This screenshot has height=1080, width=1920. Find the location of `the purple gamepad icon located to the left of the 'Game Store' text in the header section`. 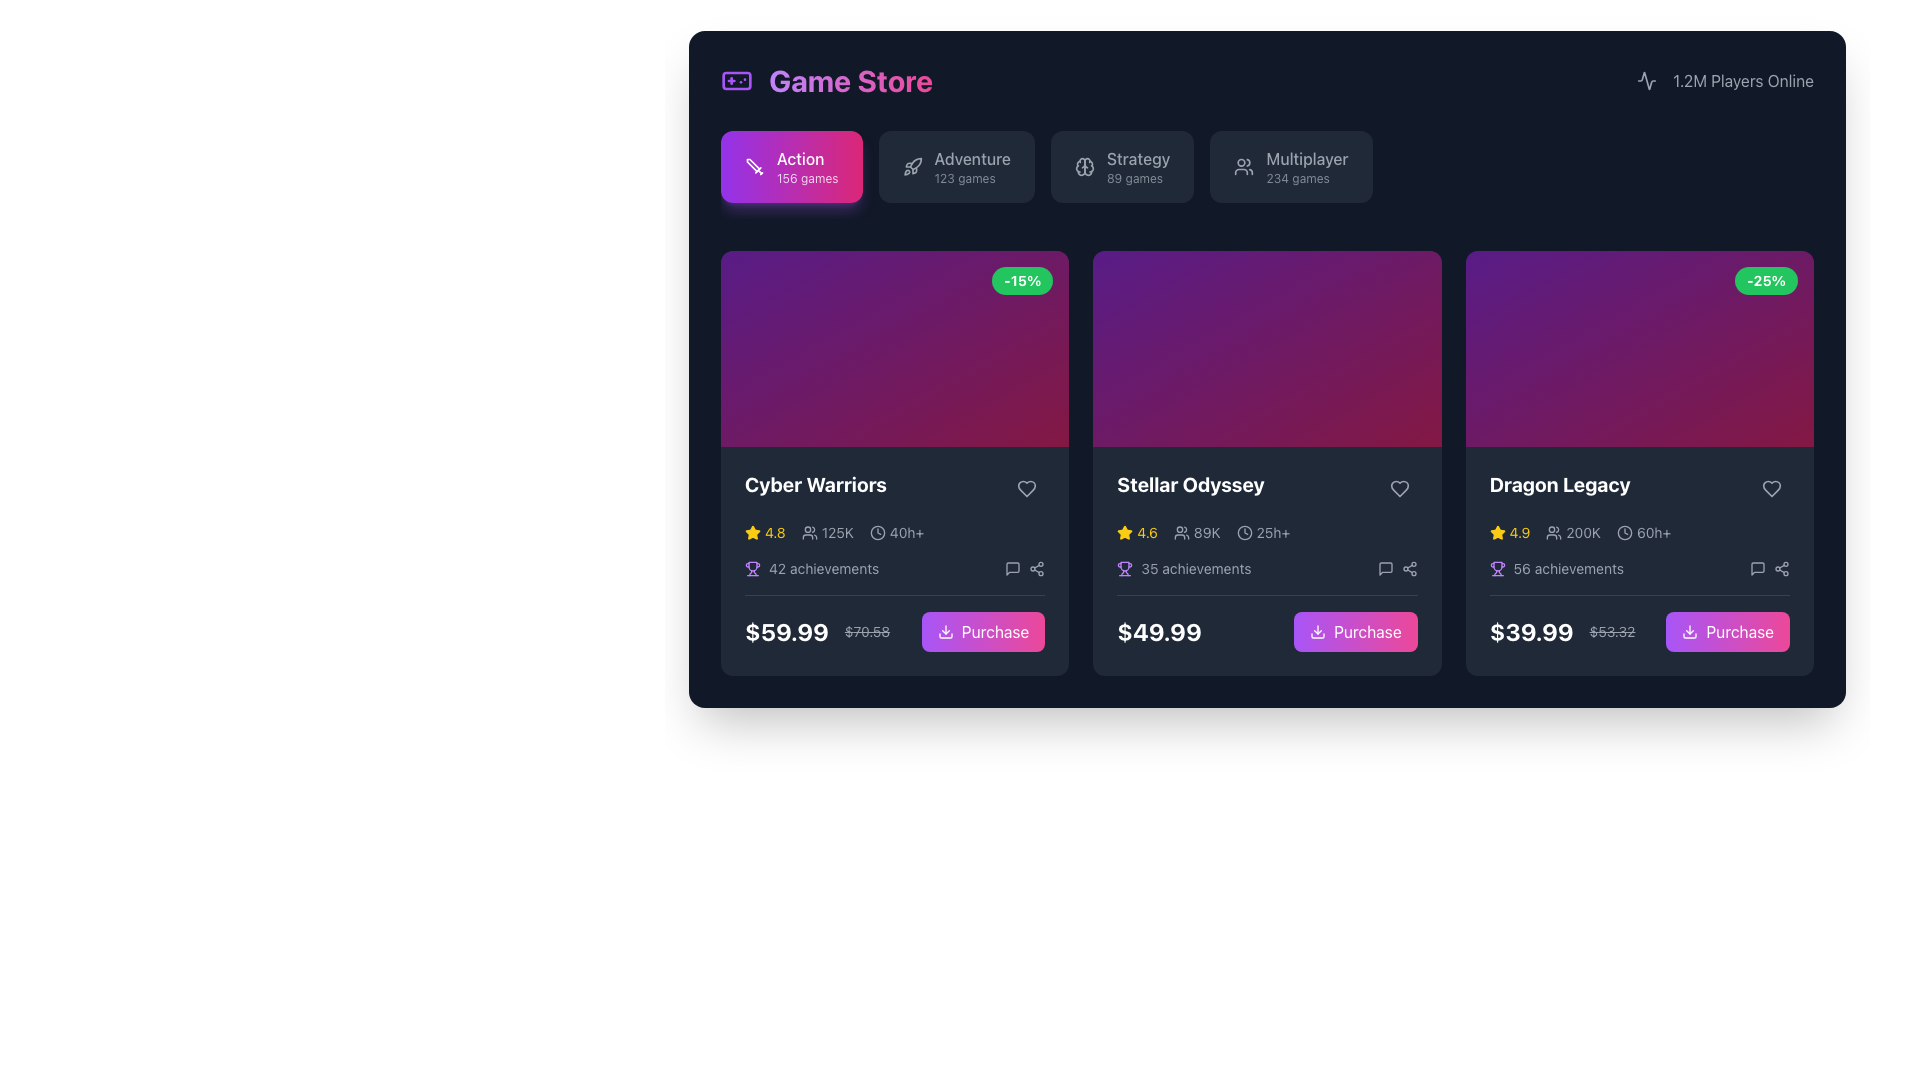

the purple gamepad icon located to the left of the 'Game Store' text in the header section is located at coordinates (736, 80).